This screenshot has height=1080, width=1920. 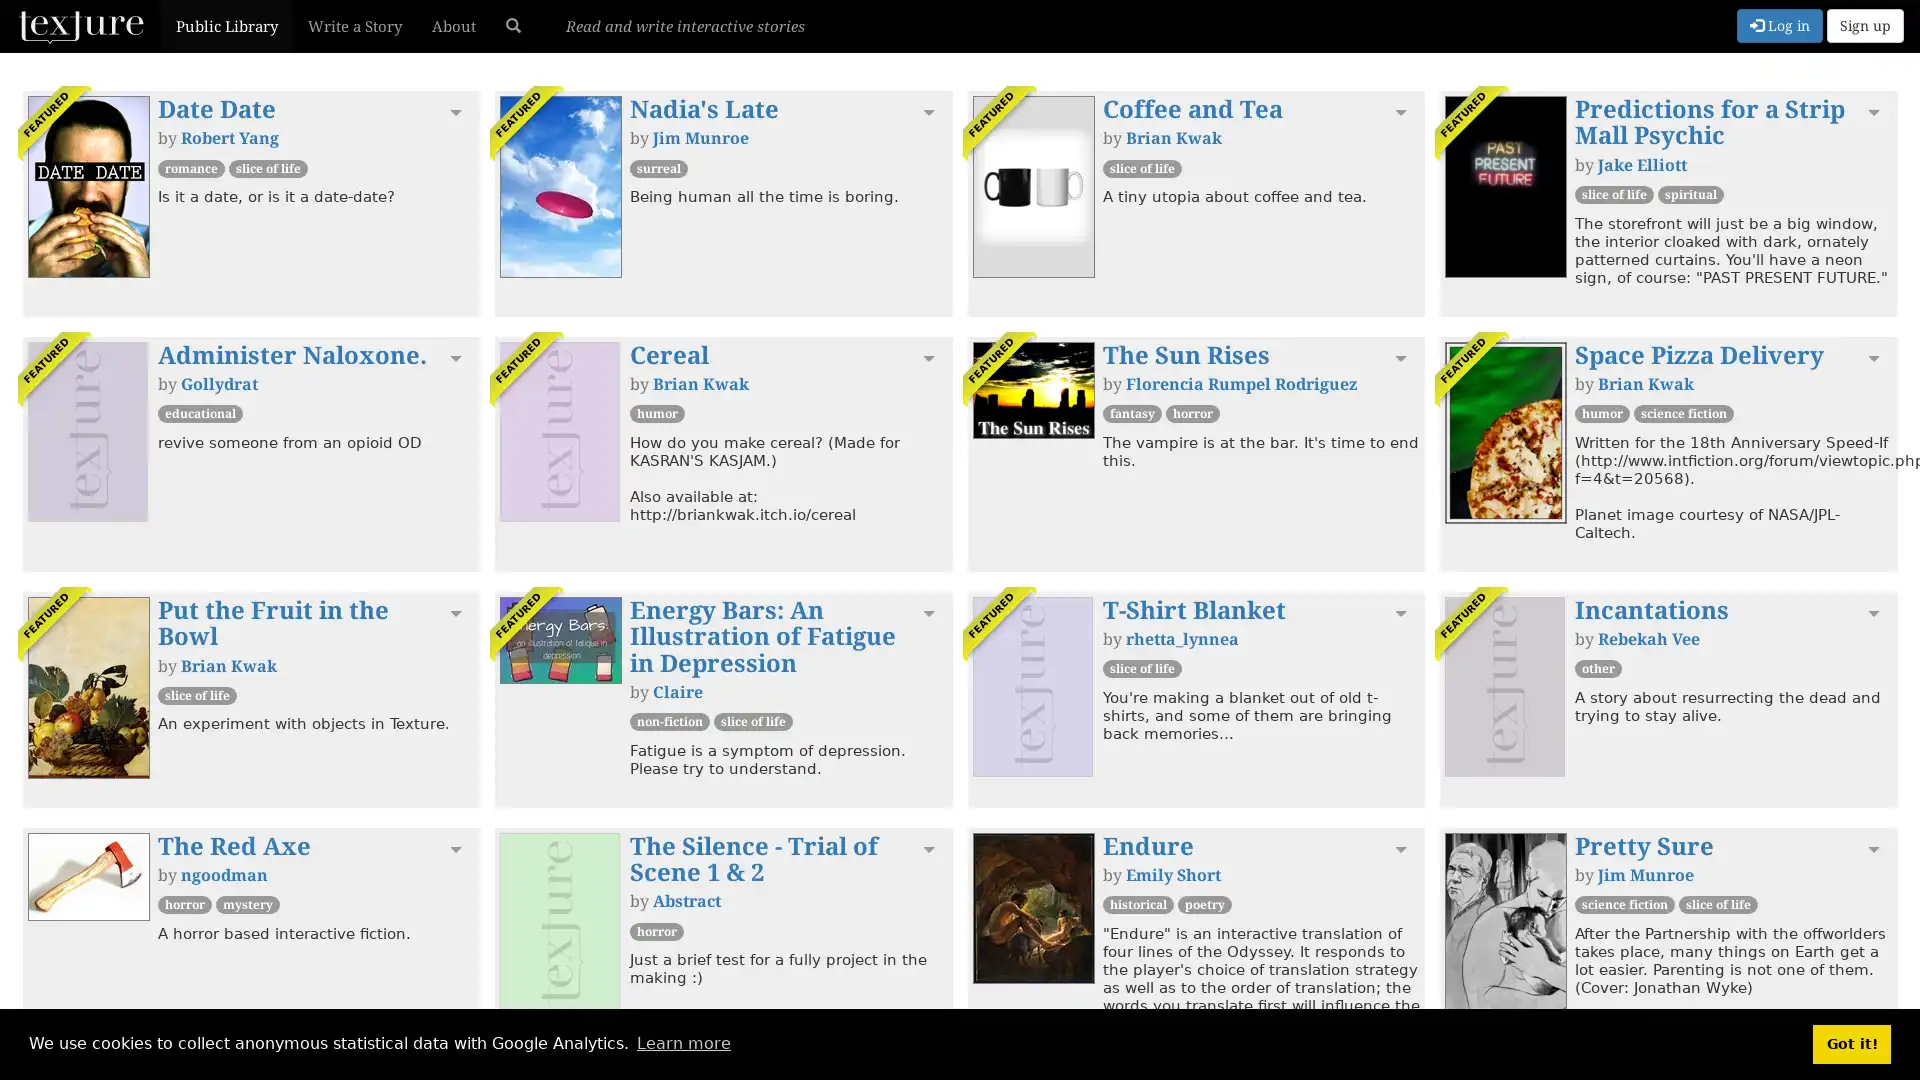 I want to click on dismiss cookie message, so click(x=1851, y=1043).